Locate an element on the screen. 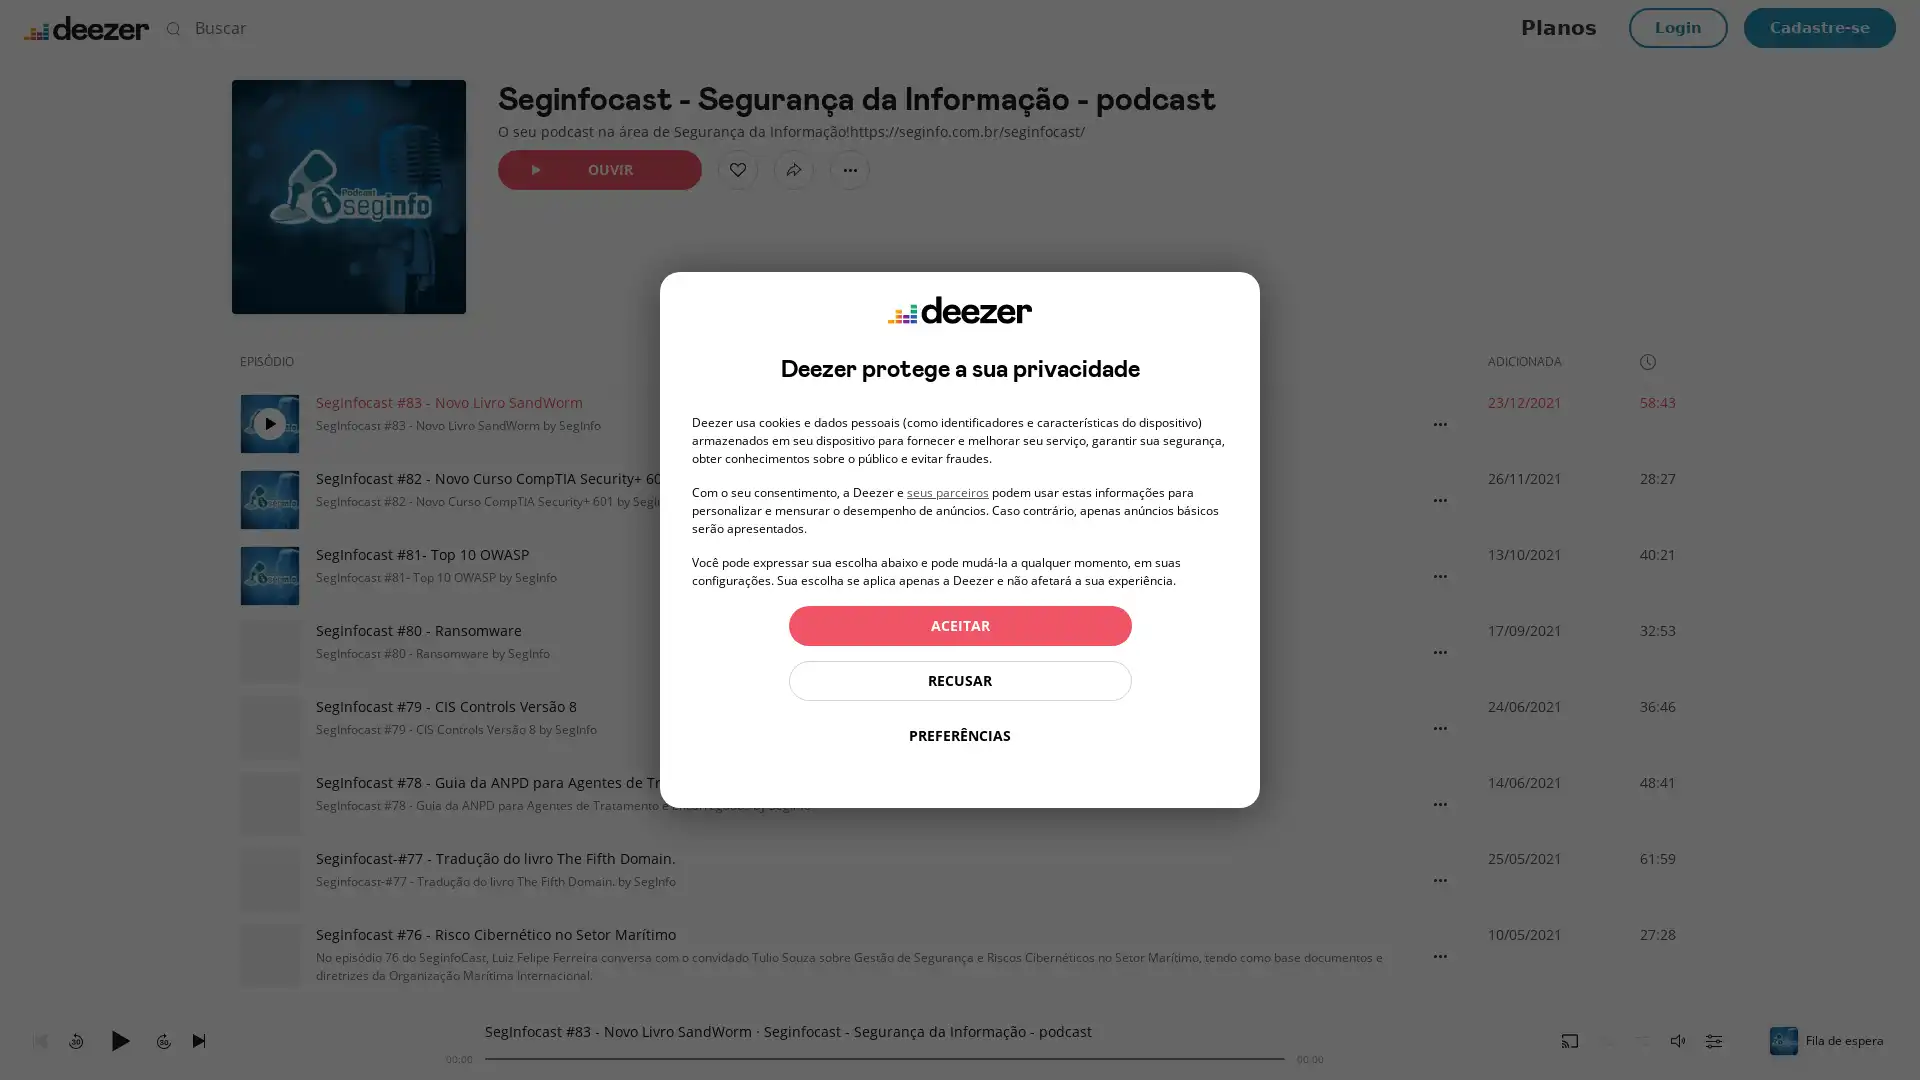  Fila de espera is located at coordinates (1828, 1039).